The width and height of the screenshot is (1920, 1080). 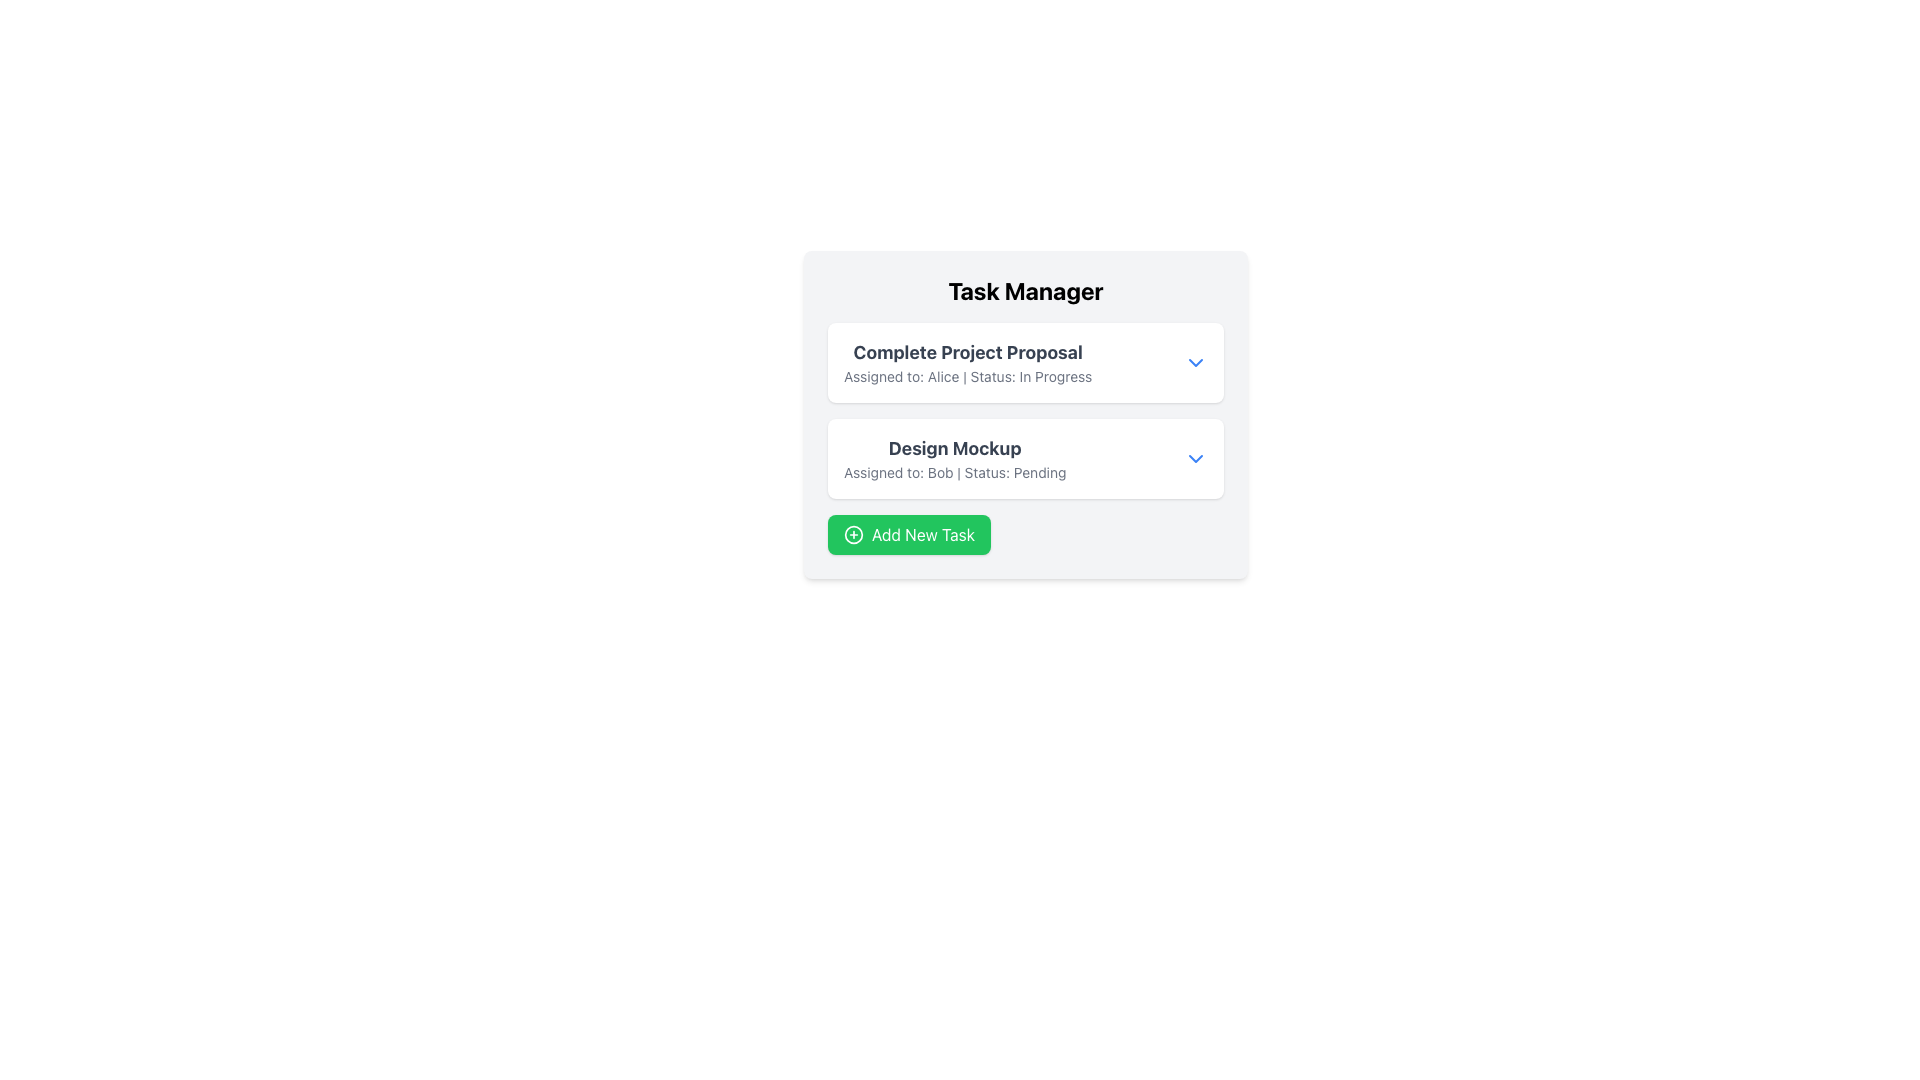 I want to click on text label 'Design Mockup' which is presented in a bold and large font size, styled with a darker gray color, located at the center top of a task card, so click(x=954, y=447).